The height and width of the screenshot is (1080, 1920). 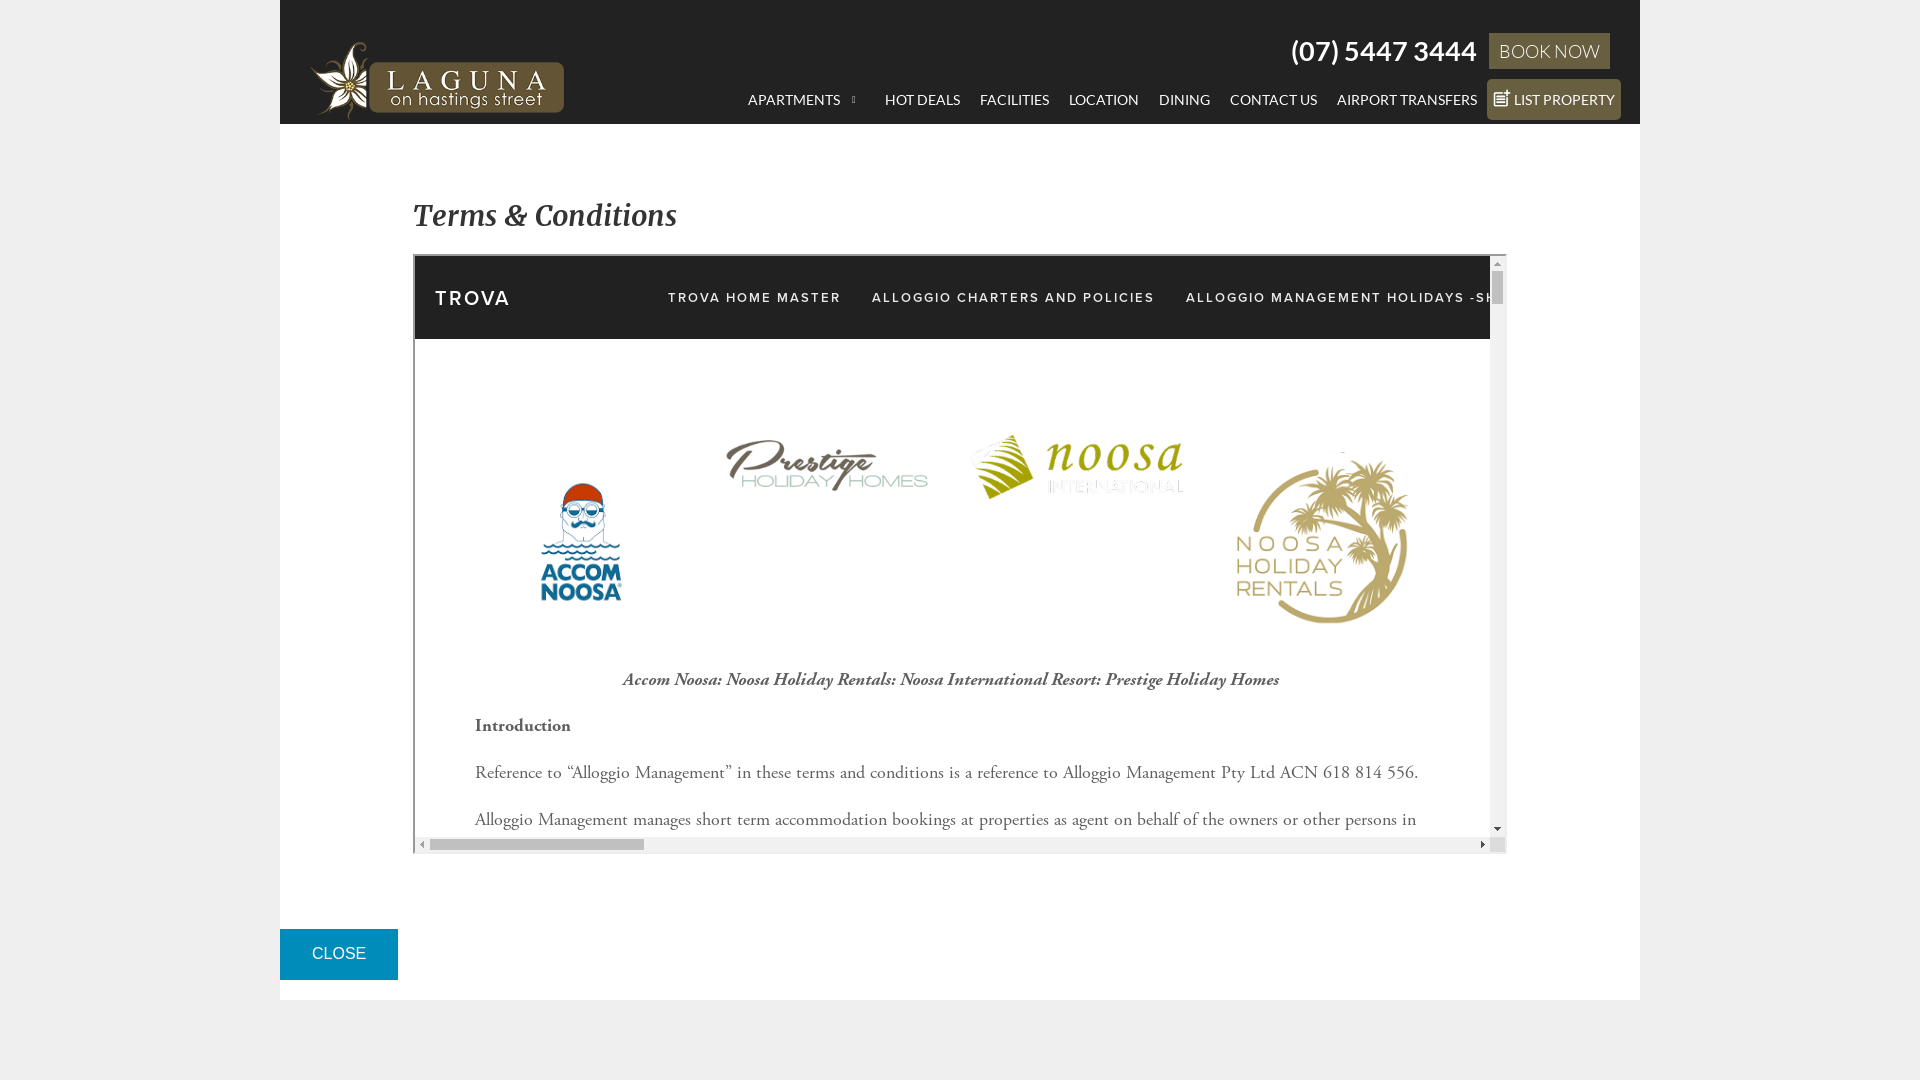 I want to click on '(07) 5447 3444', so click(x=1382, y=49).